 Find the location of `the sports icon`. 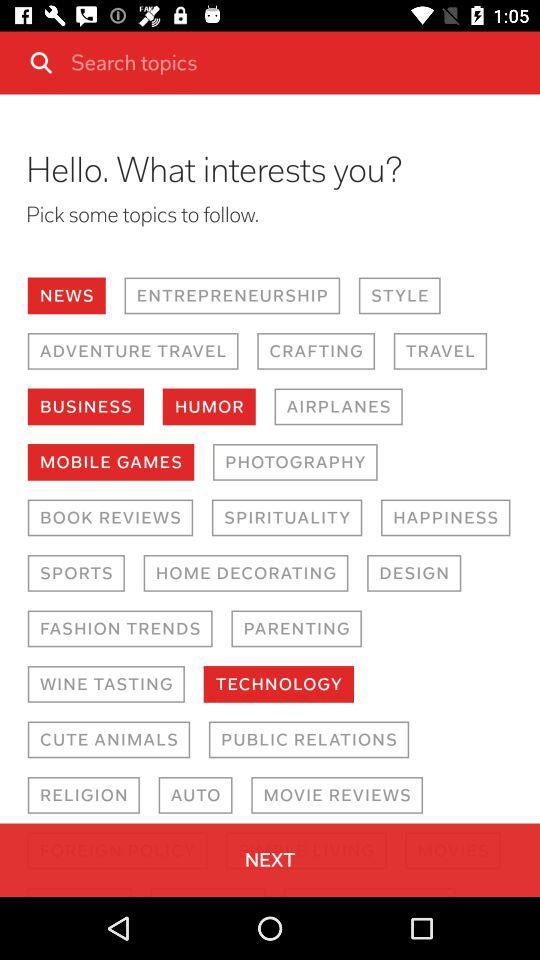

the sports icon is located at coordinates (75, 573).